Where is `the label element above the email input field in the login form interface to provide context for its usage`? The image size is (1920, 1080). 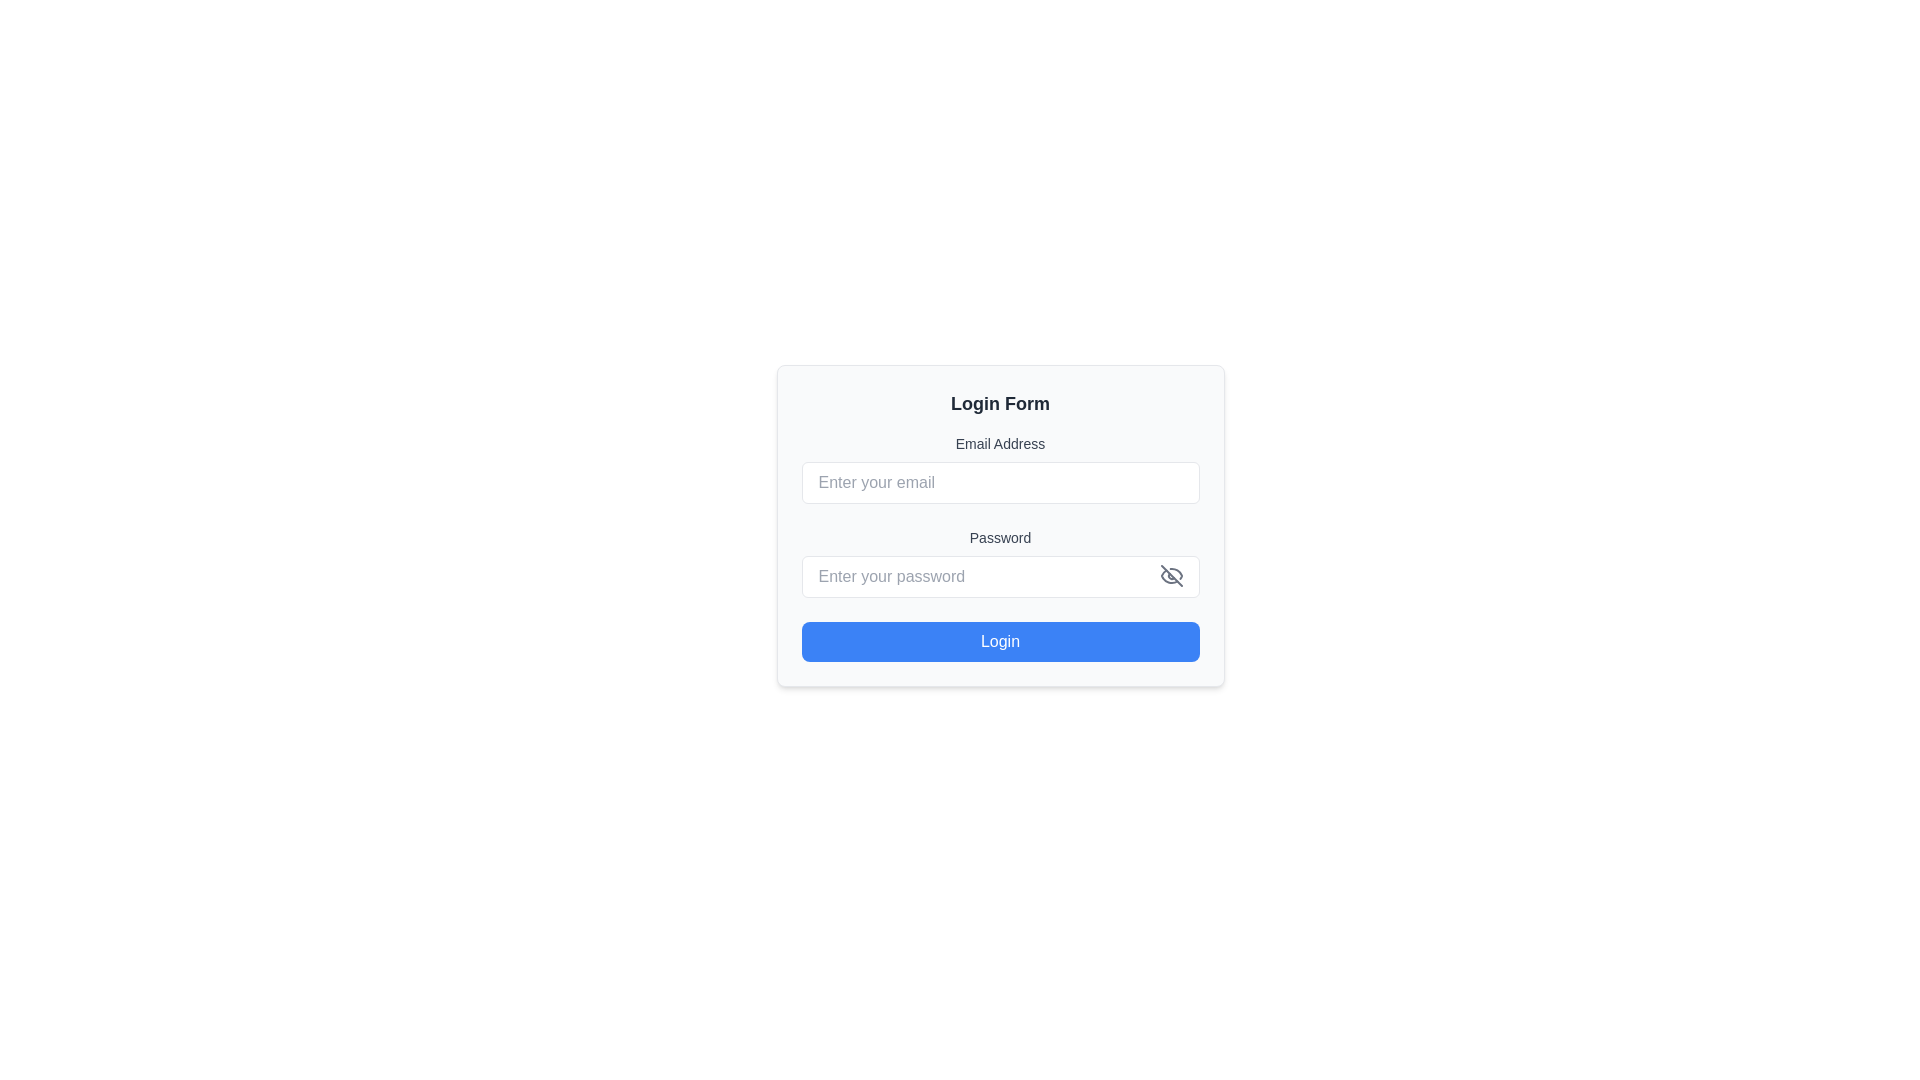
the label element above the email input field in the login form interface to provide context for its usage is located at coordinates (1000, 442).